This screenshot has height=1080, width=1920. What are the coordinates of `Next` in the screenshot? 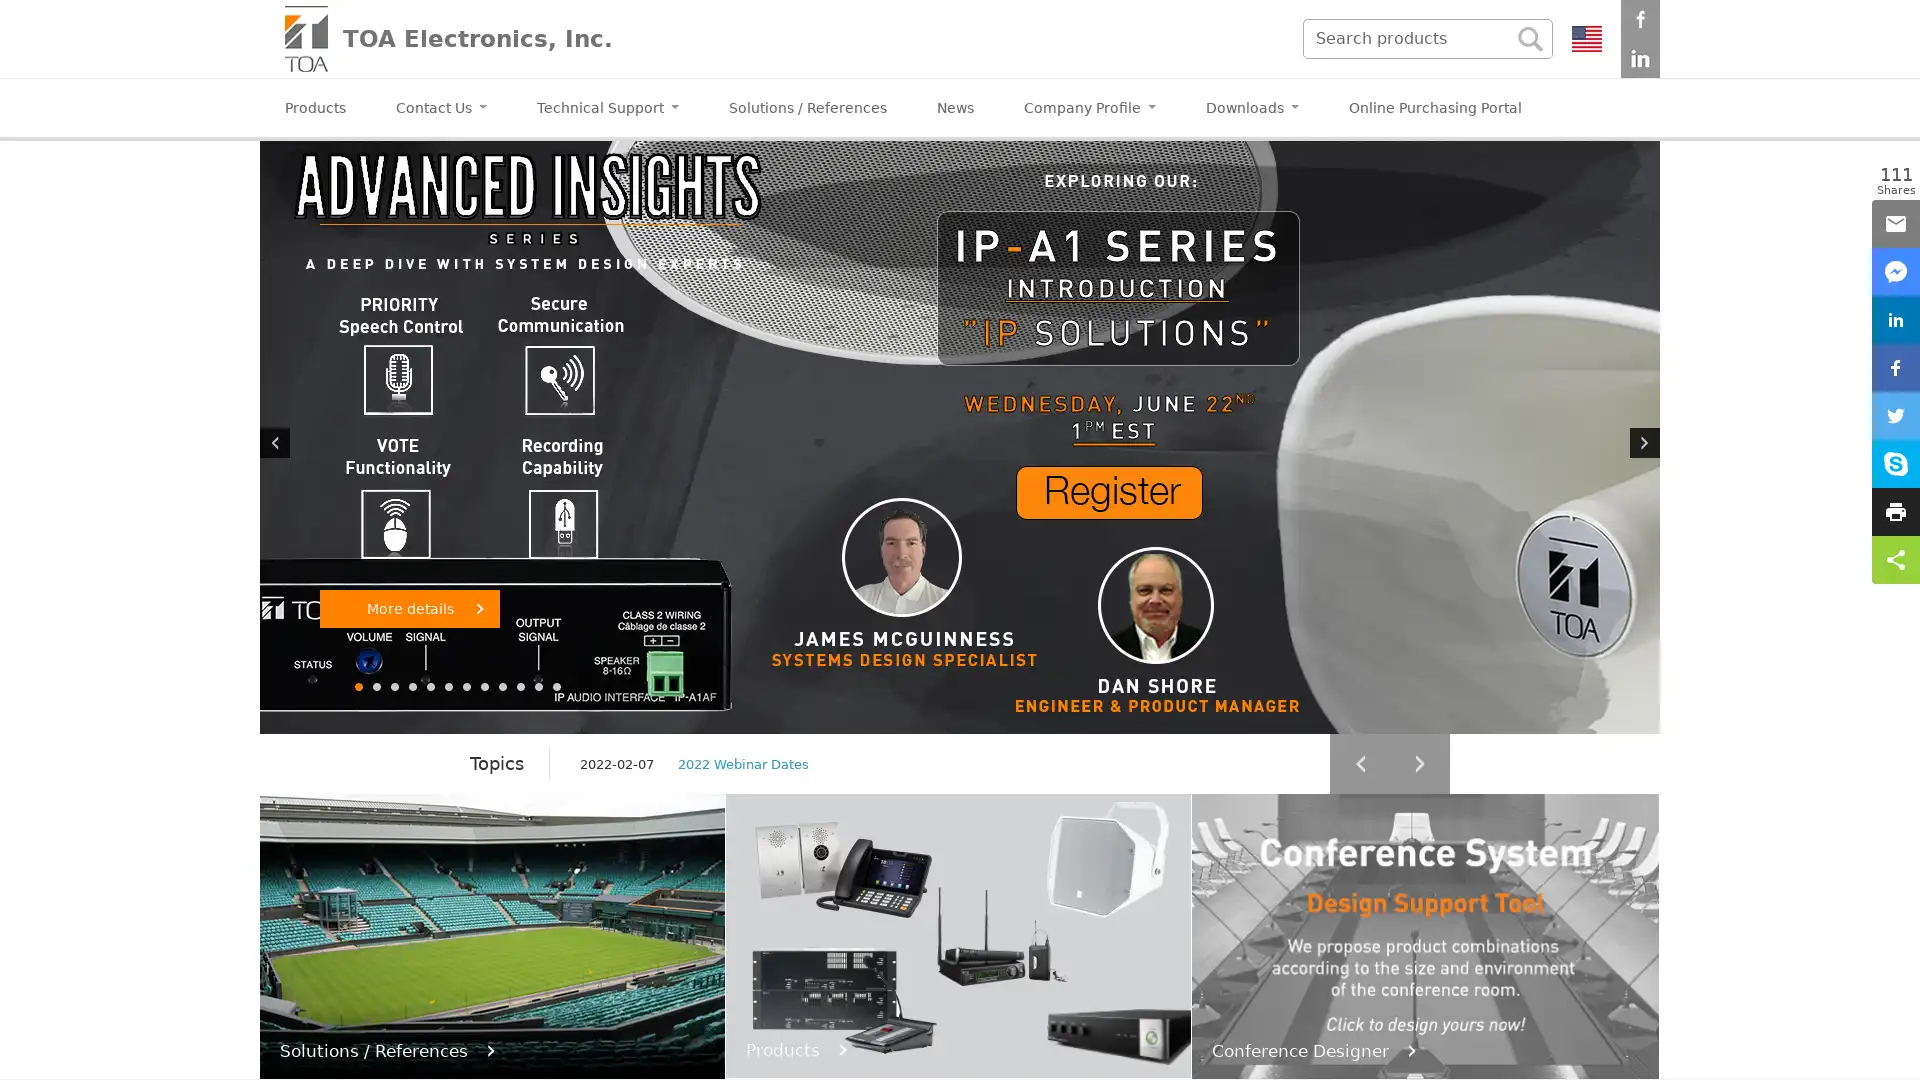 It's located at (1419, 763).